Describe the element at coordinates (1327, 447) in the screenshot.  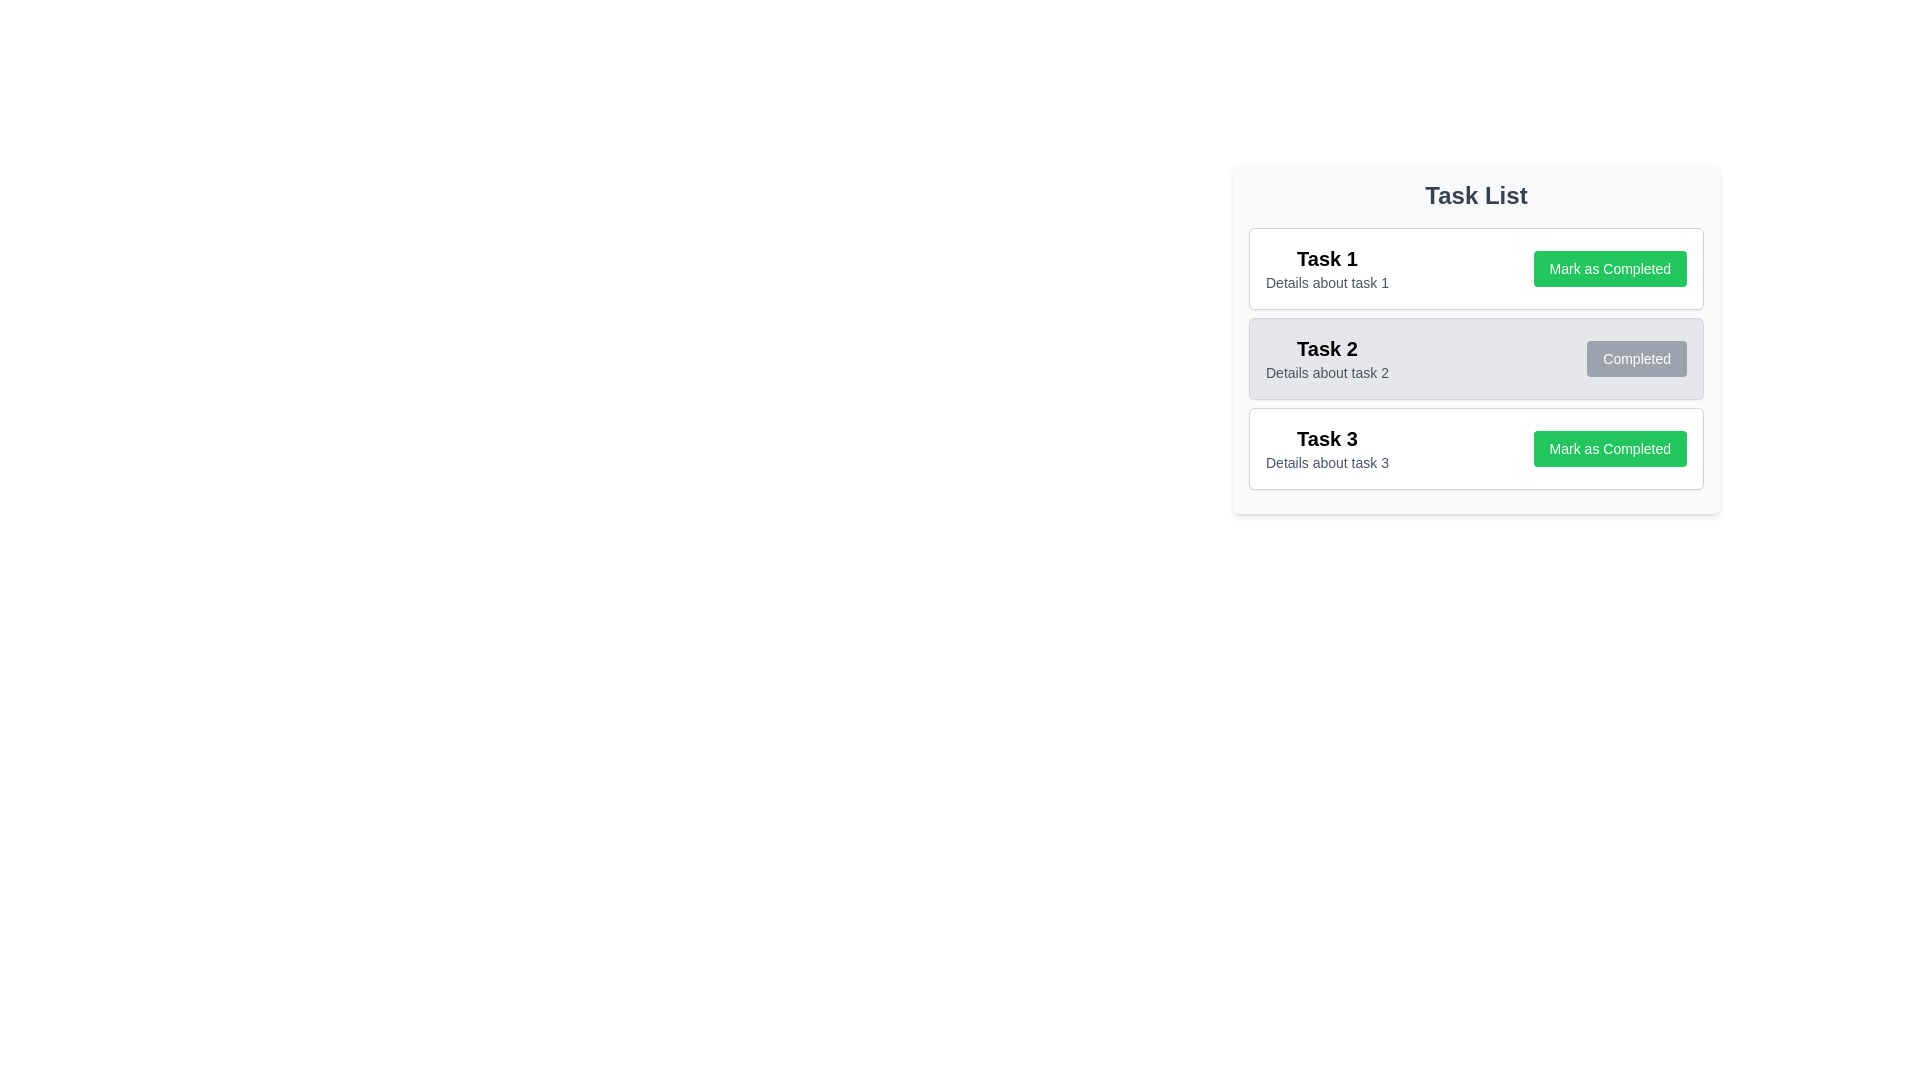
I see `the text in the 'Task 3 - Details about task 3' block, which consists of a bold larger font stating 'Task 3' followed by a smaller gray description` at that location.